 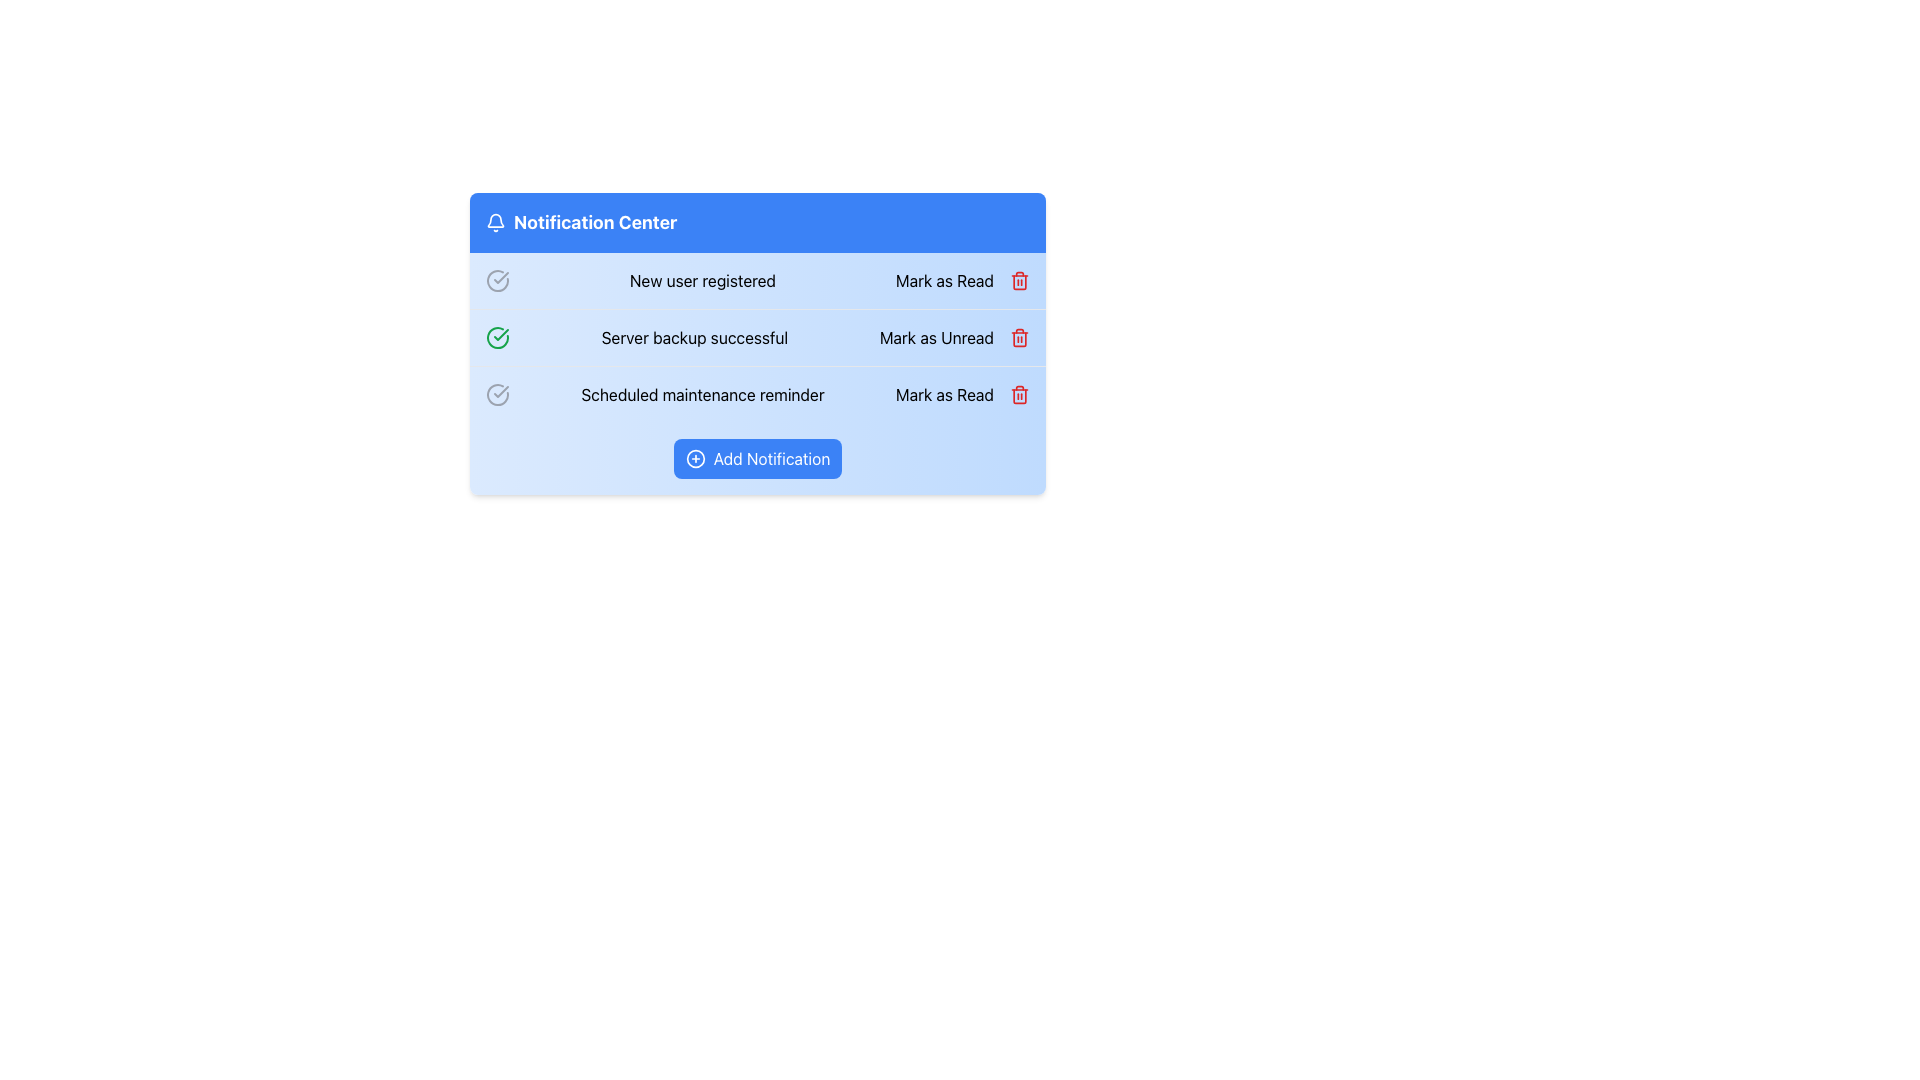 What do you see at coordinates (694, 337) in the screenshot?
I see `text displayed in the notification stating 'Server backup successful', which is located in the second notification item, between the green checkmark icon and the 'Mark as Unread' button` at bounding box center [694, 337].